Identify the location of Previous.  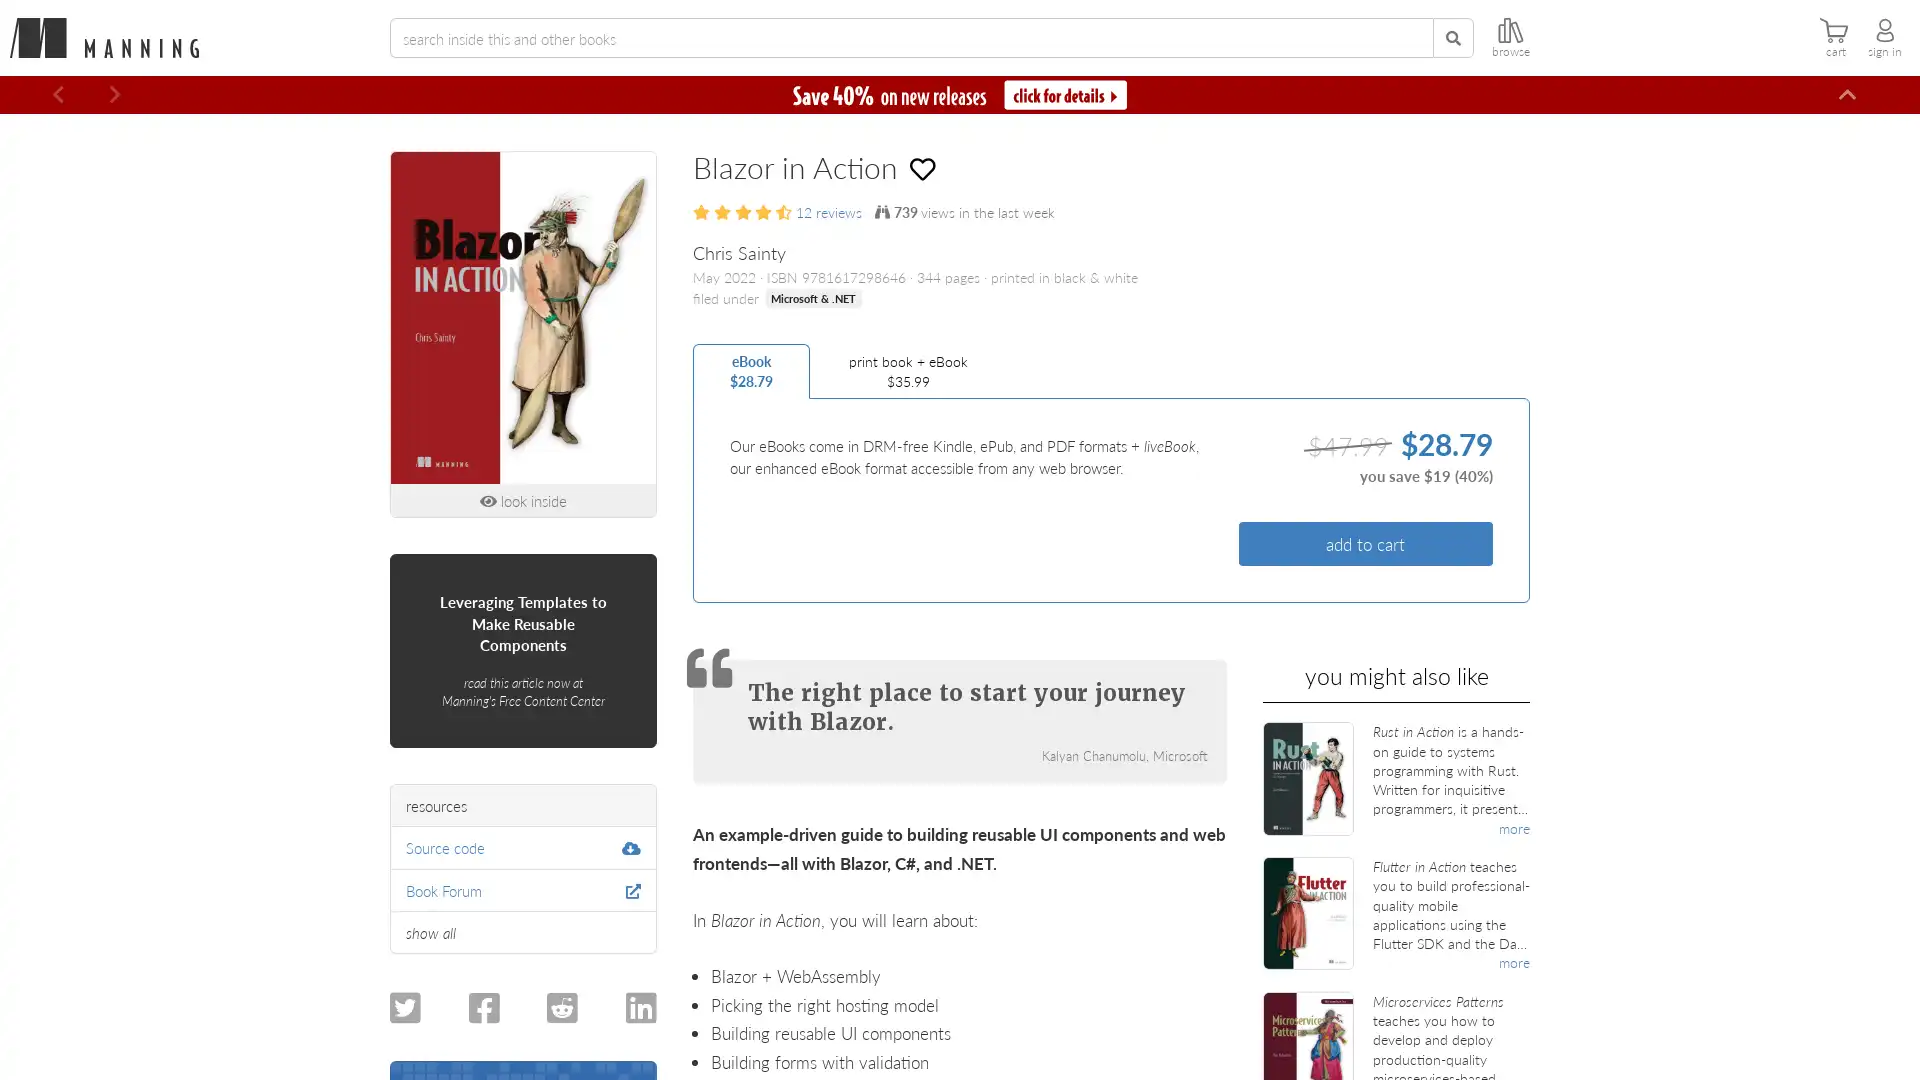
(58, 95).